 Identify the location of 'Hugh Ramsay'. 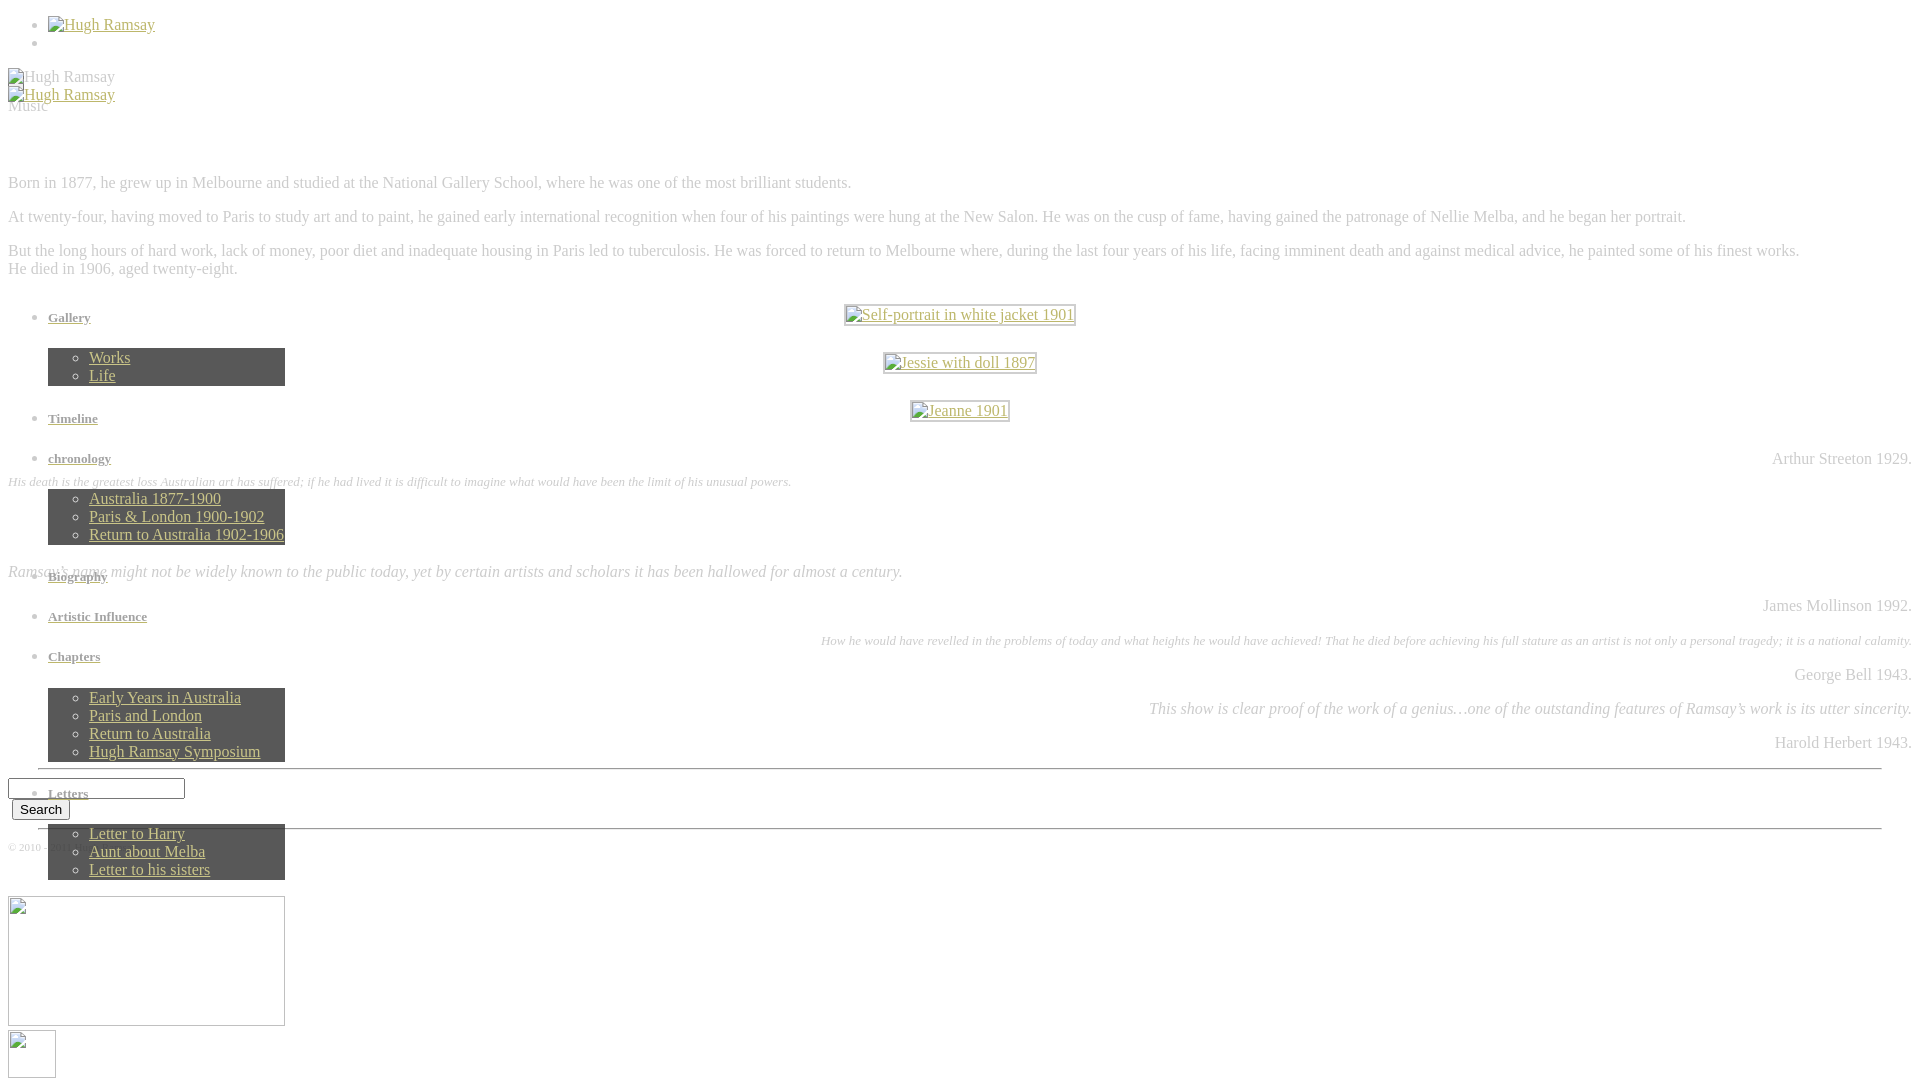
(8, 76).